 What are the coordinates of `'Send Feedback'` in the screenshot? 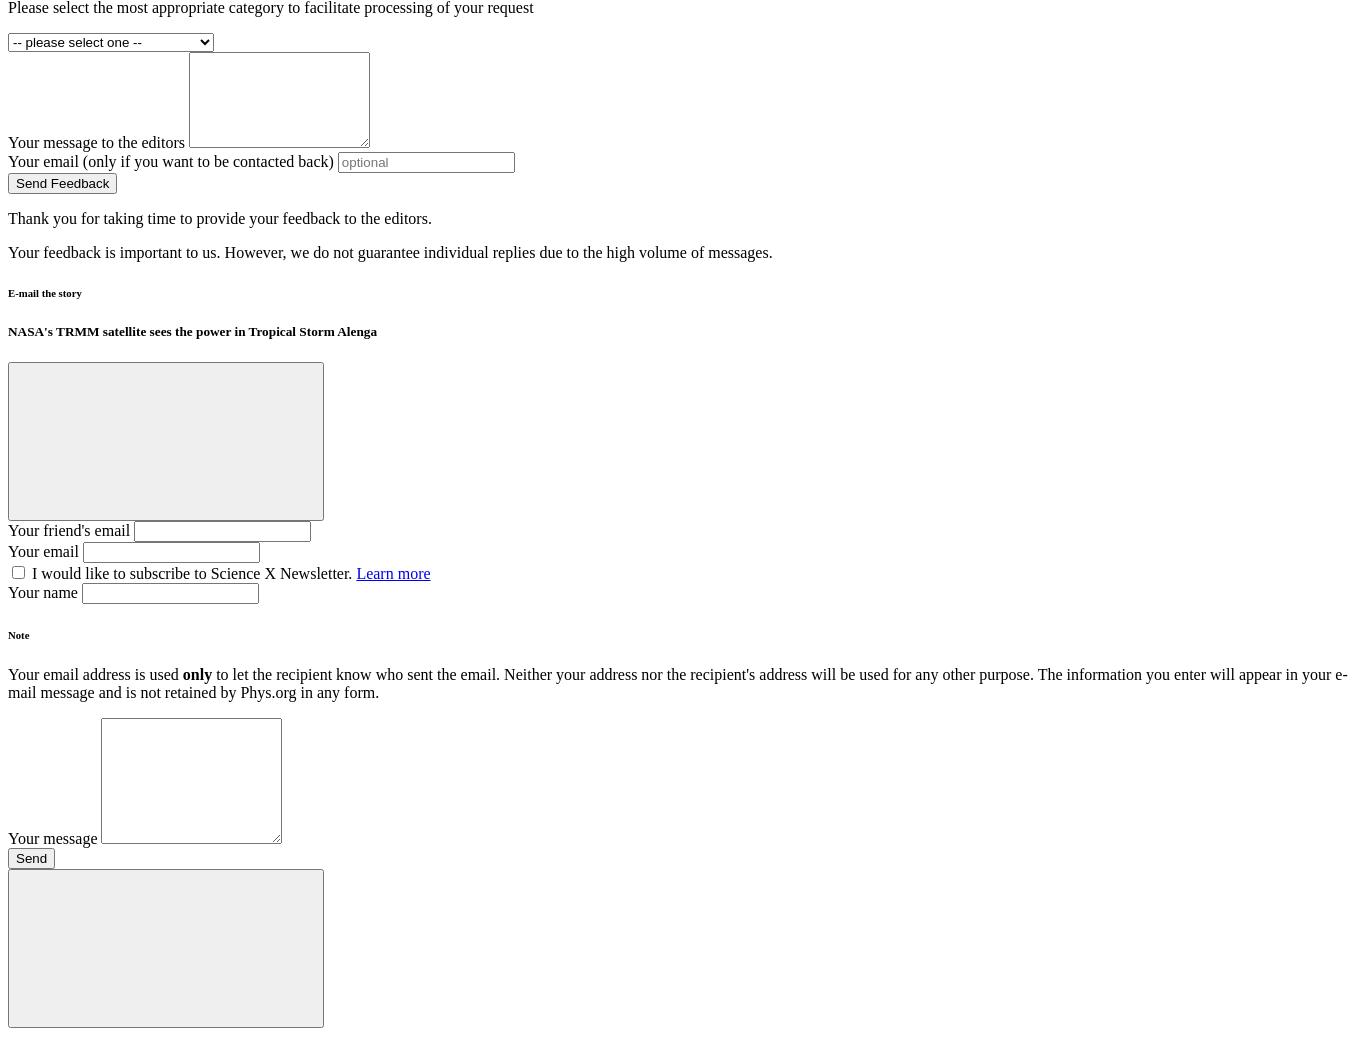 It's located at (15, 182).